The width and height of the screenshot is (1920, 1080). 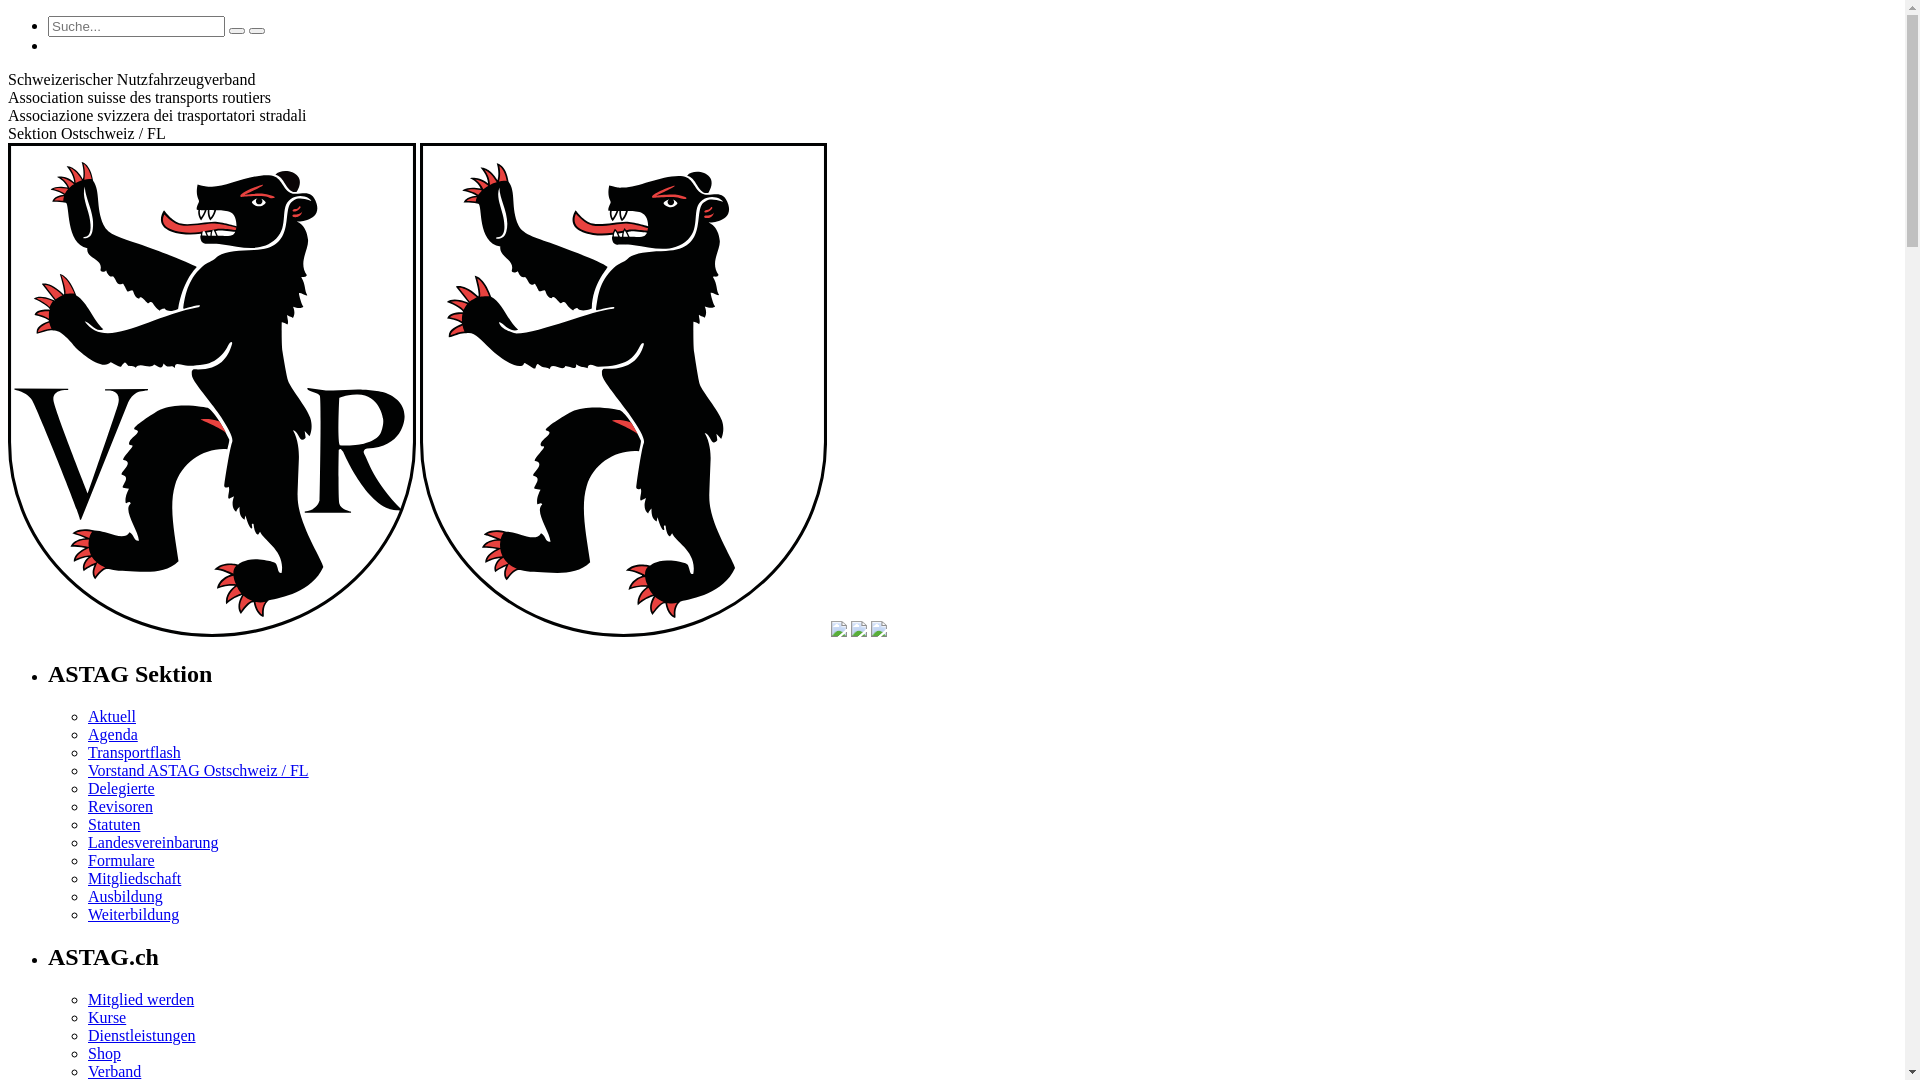 What do you see at coordinates (133, 877) in the screenshot?
I see `'Mitgliedschaft'` at bounding box center [133, 877].